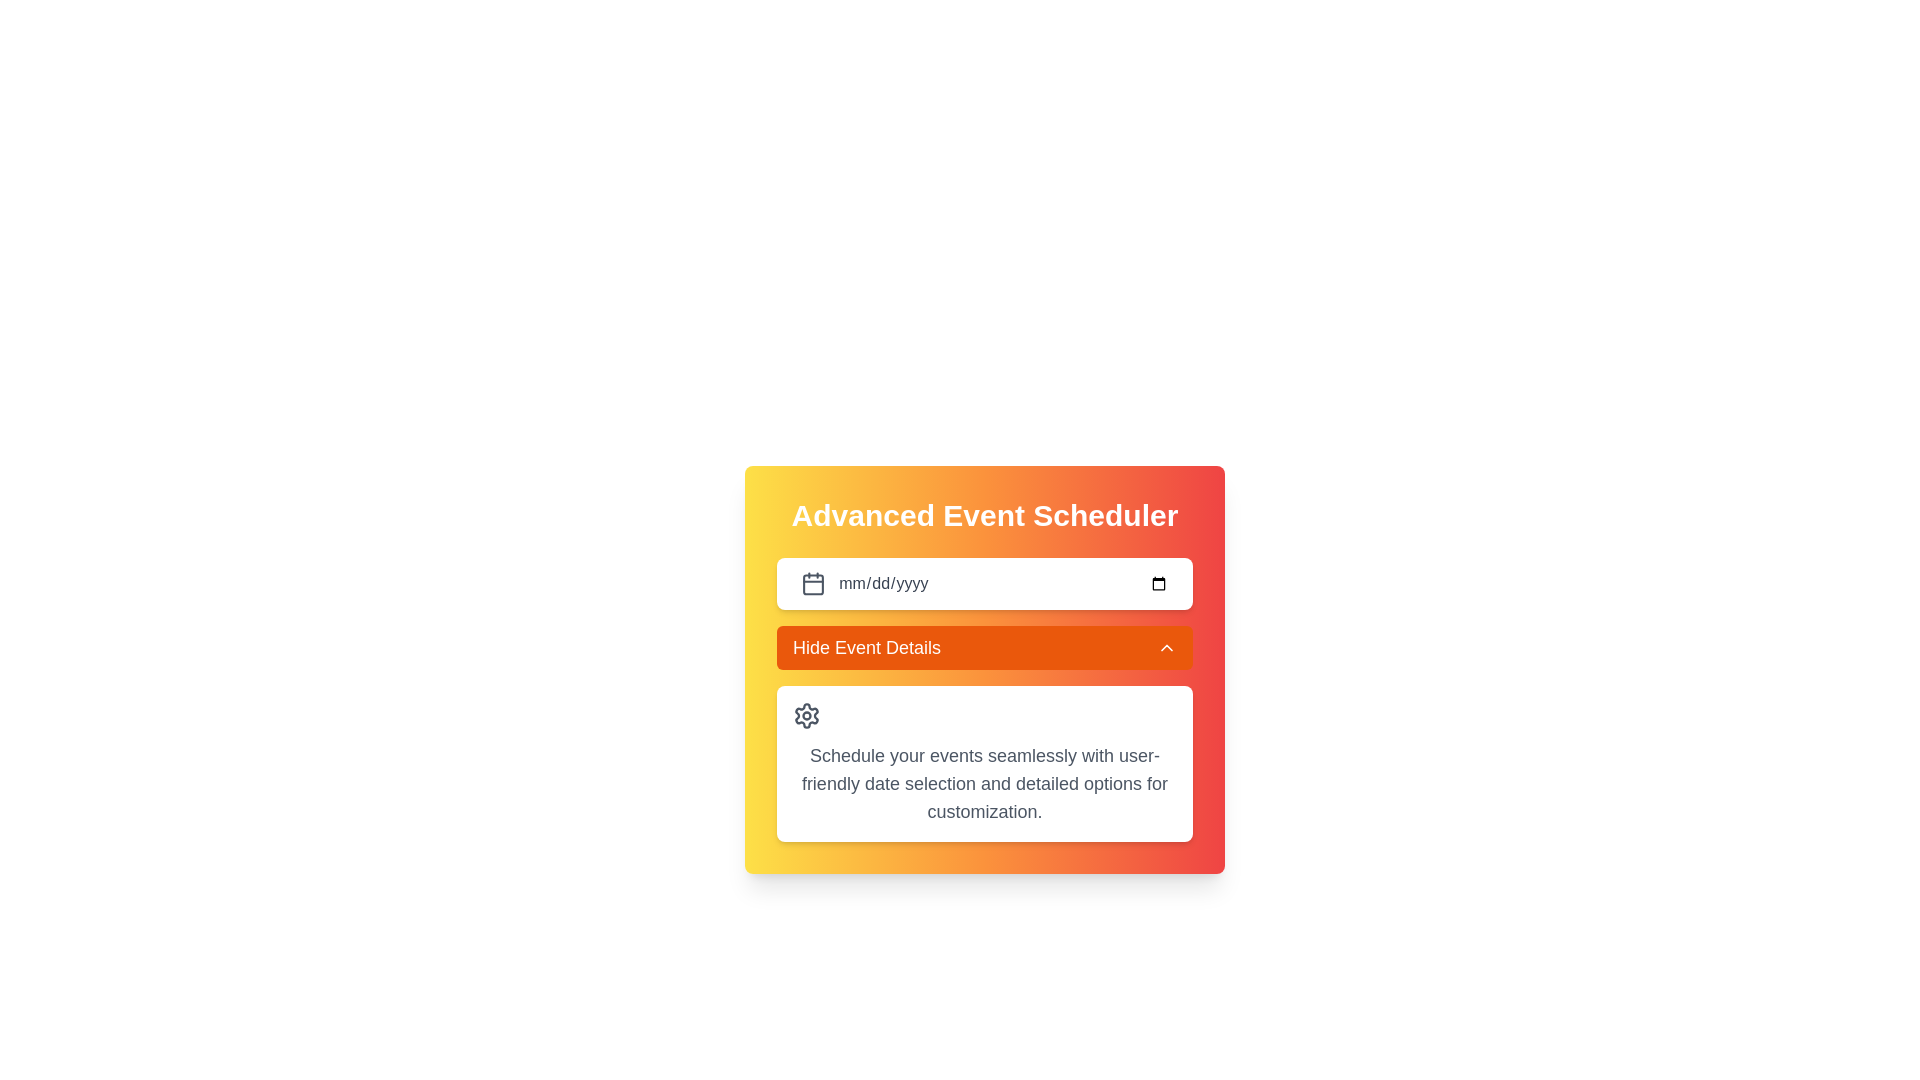  What do you see at coordinates (984, 648) in the screenshot?
I see `the button located directly underneath the date selection field` at bounding box center [984, 648].